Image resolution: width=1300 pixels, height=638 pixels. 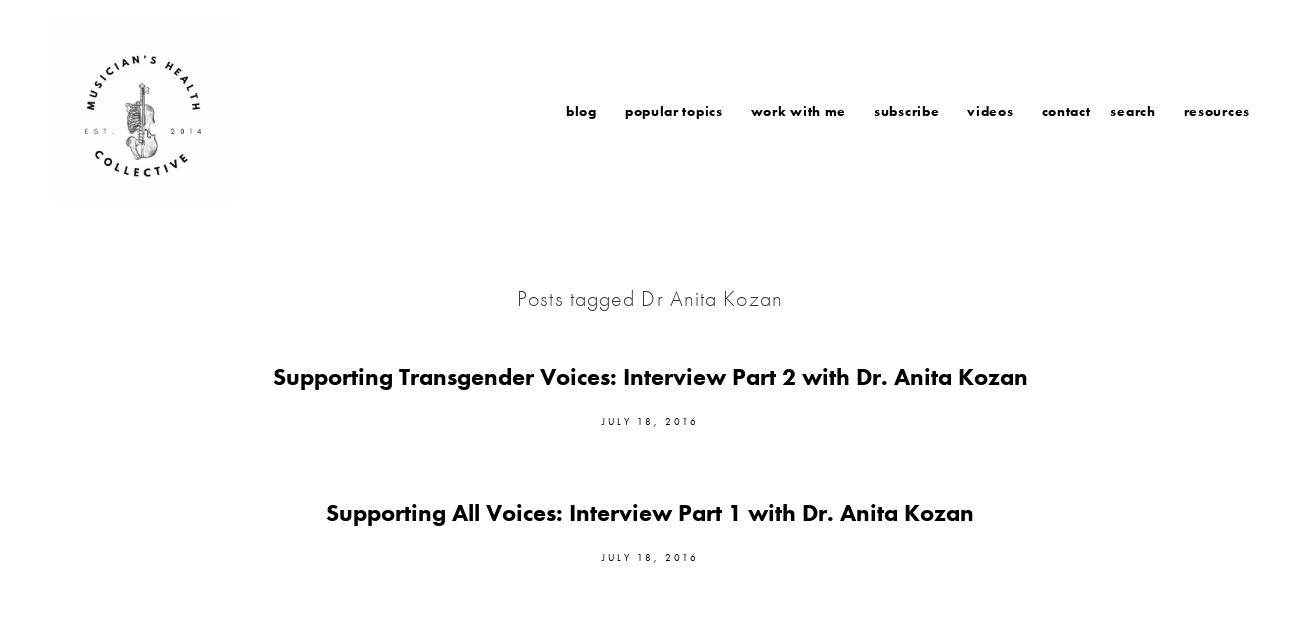 What do you see at coordinates (872, 109) in the screenshot?
I see `'Subscribe'` at bounding box center [872, 109].